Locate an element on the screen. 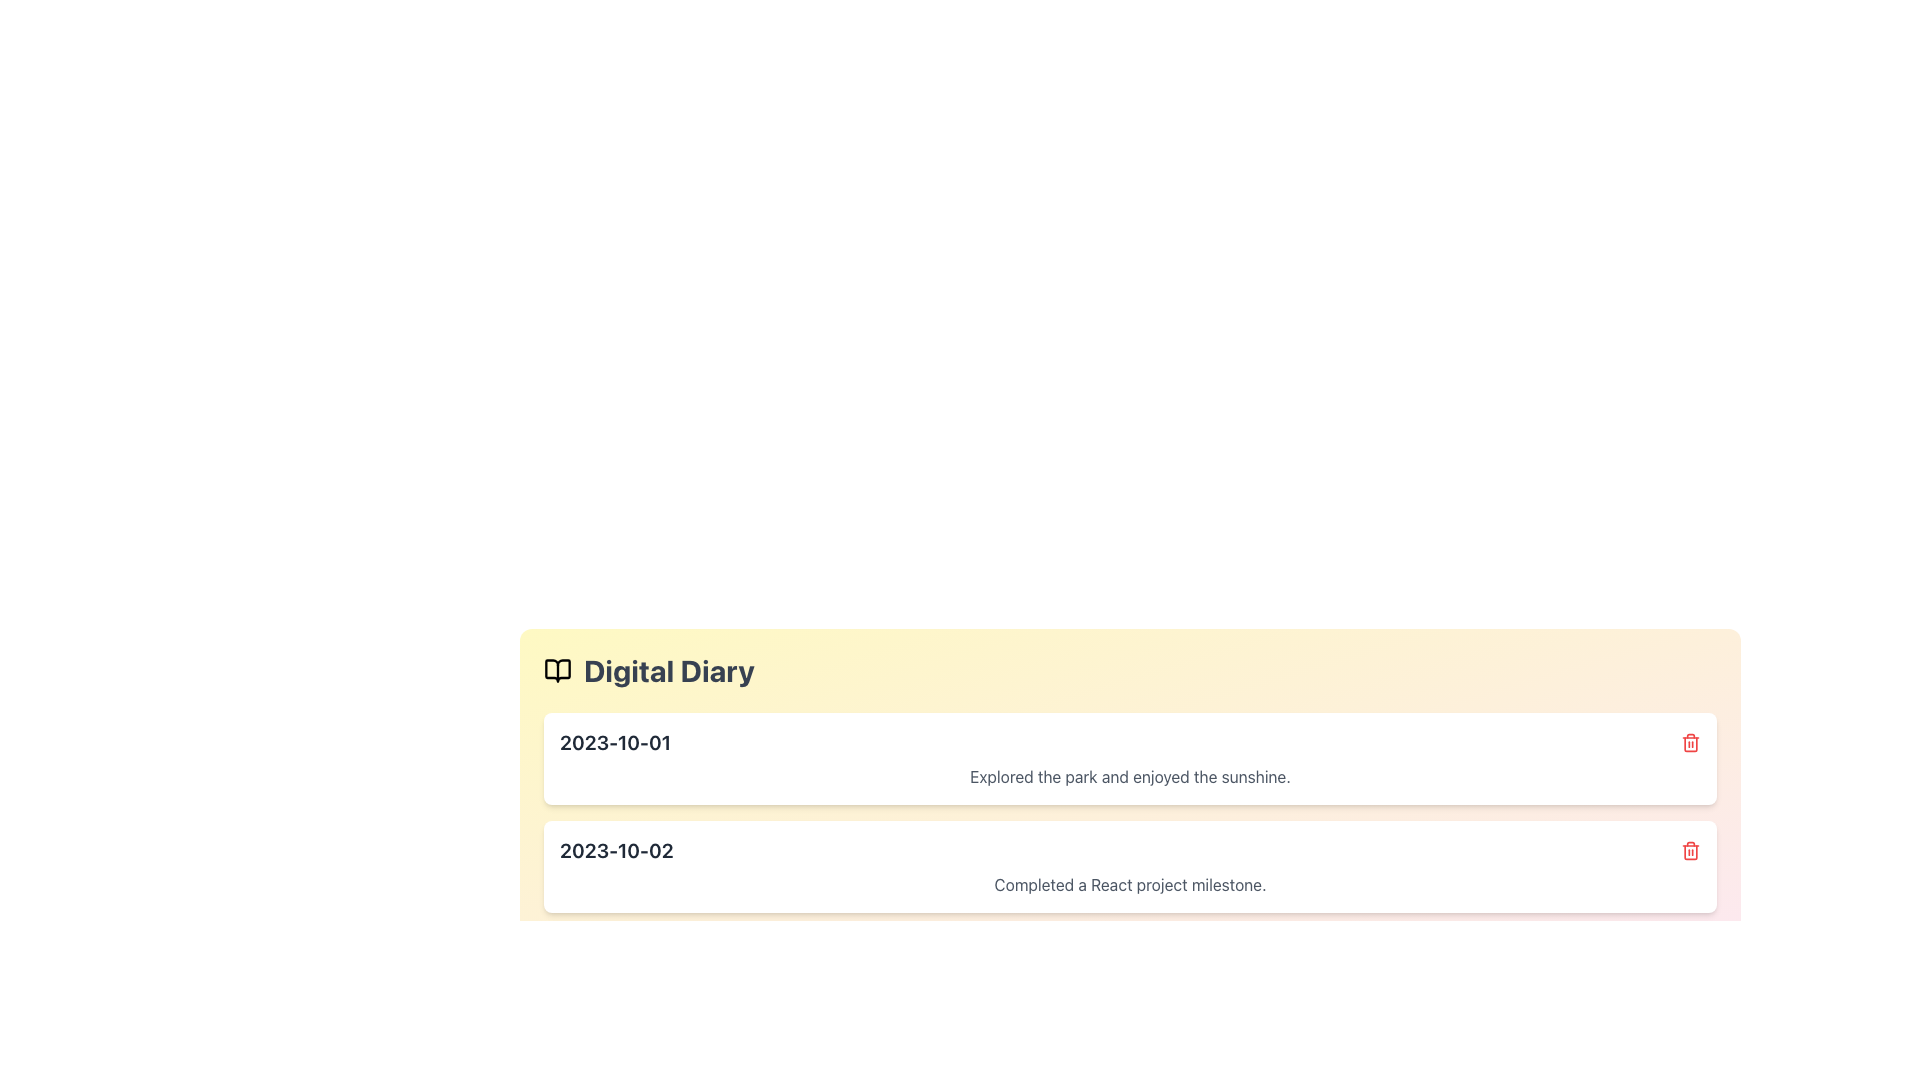 This screenshot has height=1080, width=1920. the text label that displays 'Explored the park and enjoyed the sunshine.' which is styled in gray and located within a white card, positioned below the date '2023-10-01' and to the right of a trash icon is located at coordinates (1130, 775).